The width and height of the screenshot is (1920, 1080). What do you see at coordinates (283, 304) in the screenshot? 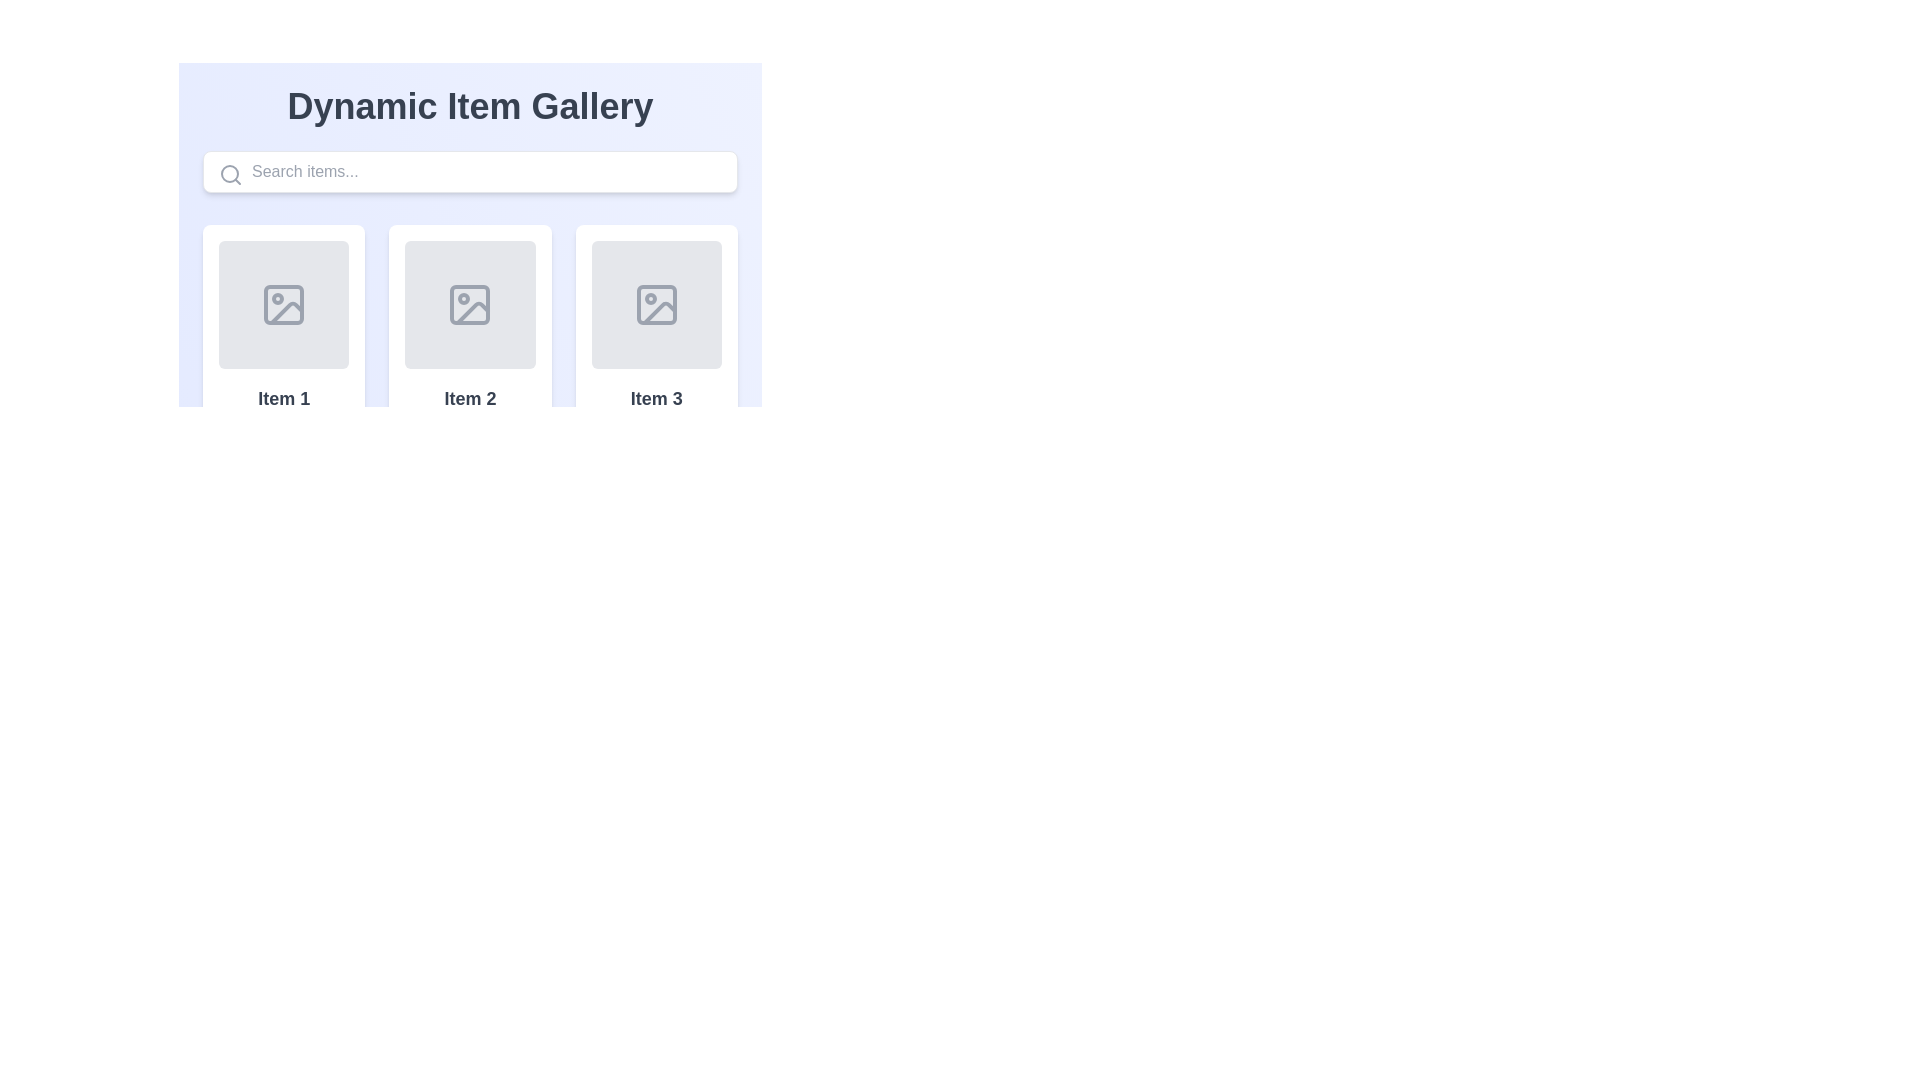
I see `properties of the SVG rectangle element that represents an image or media file in the gallery, centered below the 'Dynamic Item Gallery' title` at bounding box center [283, 304].